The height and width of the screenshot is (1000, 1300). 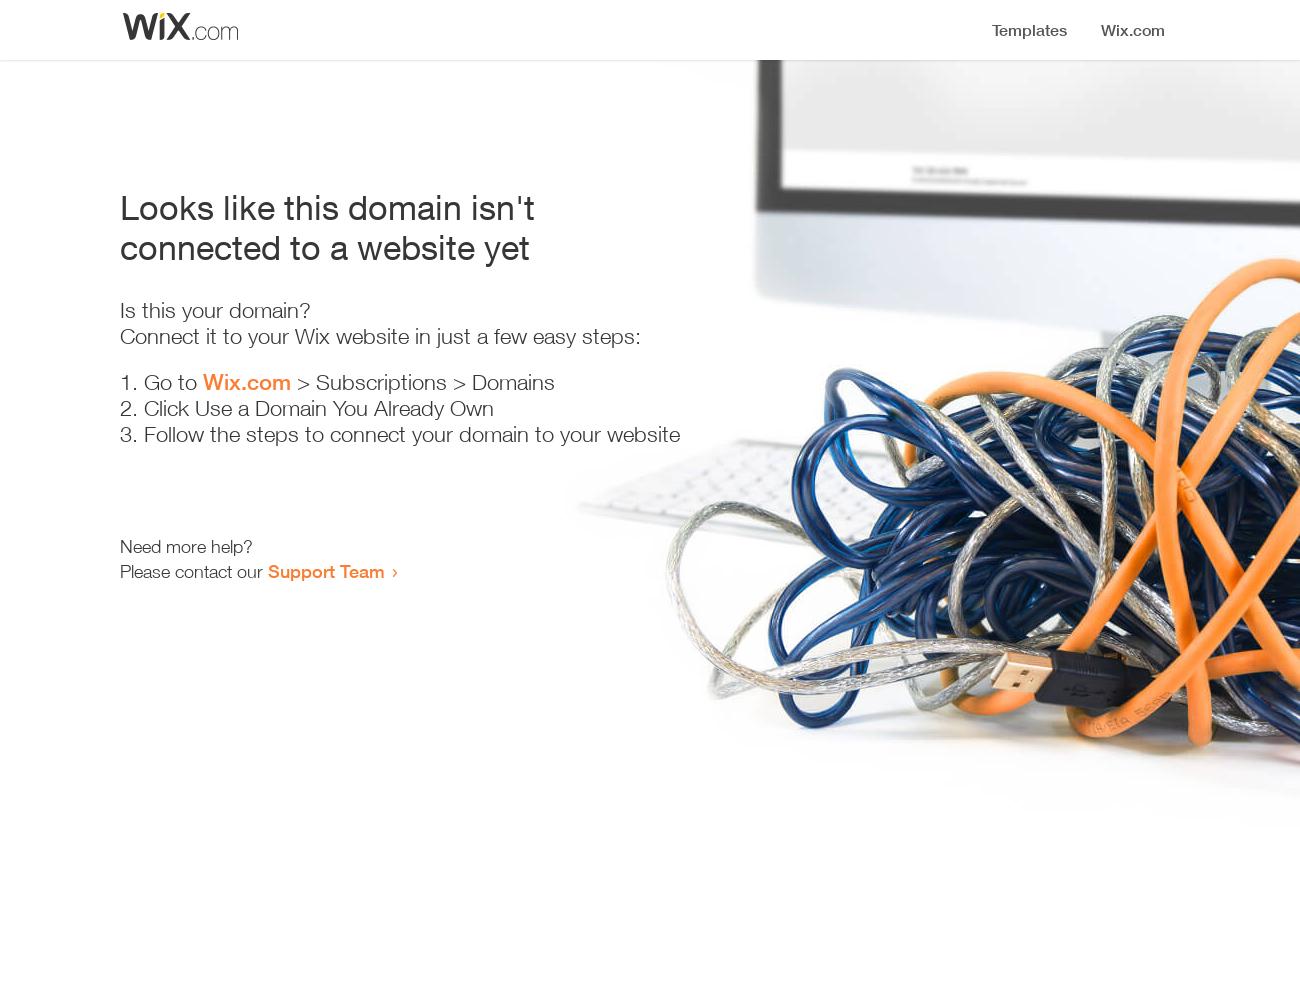 What do you see at coordinates (380, 335) in the screenshot?
I see `'Connect it to your Wix website in just a few easy steps:'` at bounding box center [380, 335].